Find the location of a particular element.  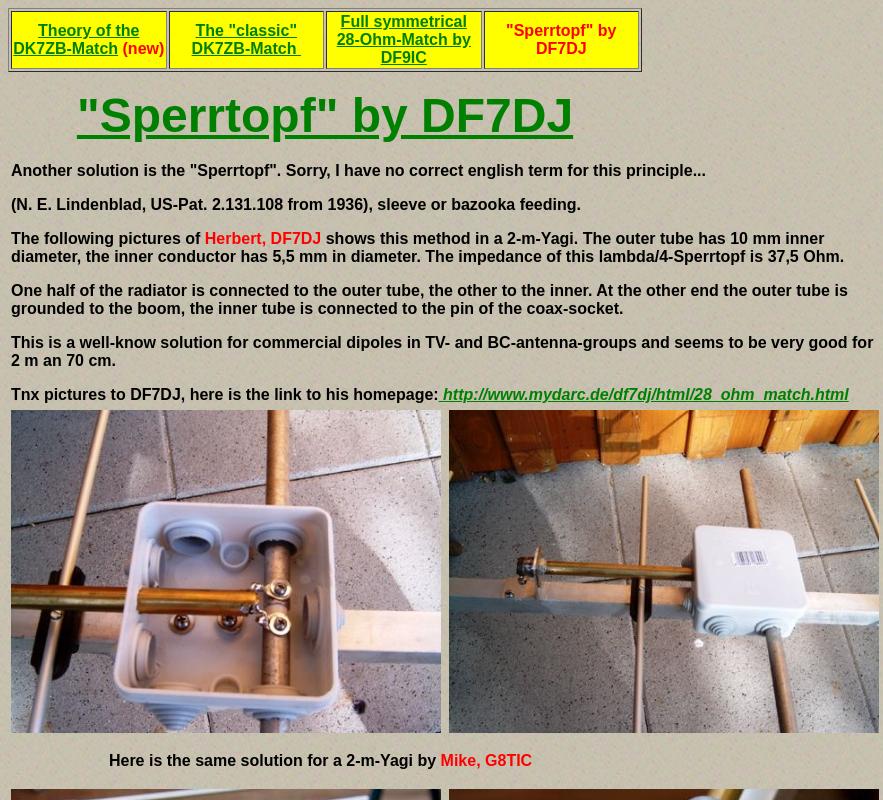

'(N. E. Lindenblad, US-Pat. 2.131.108 from
1936), sleeve or bazooka feeding.' is located at coordinates (295, 204).